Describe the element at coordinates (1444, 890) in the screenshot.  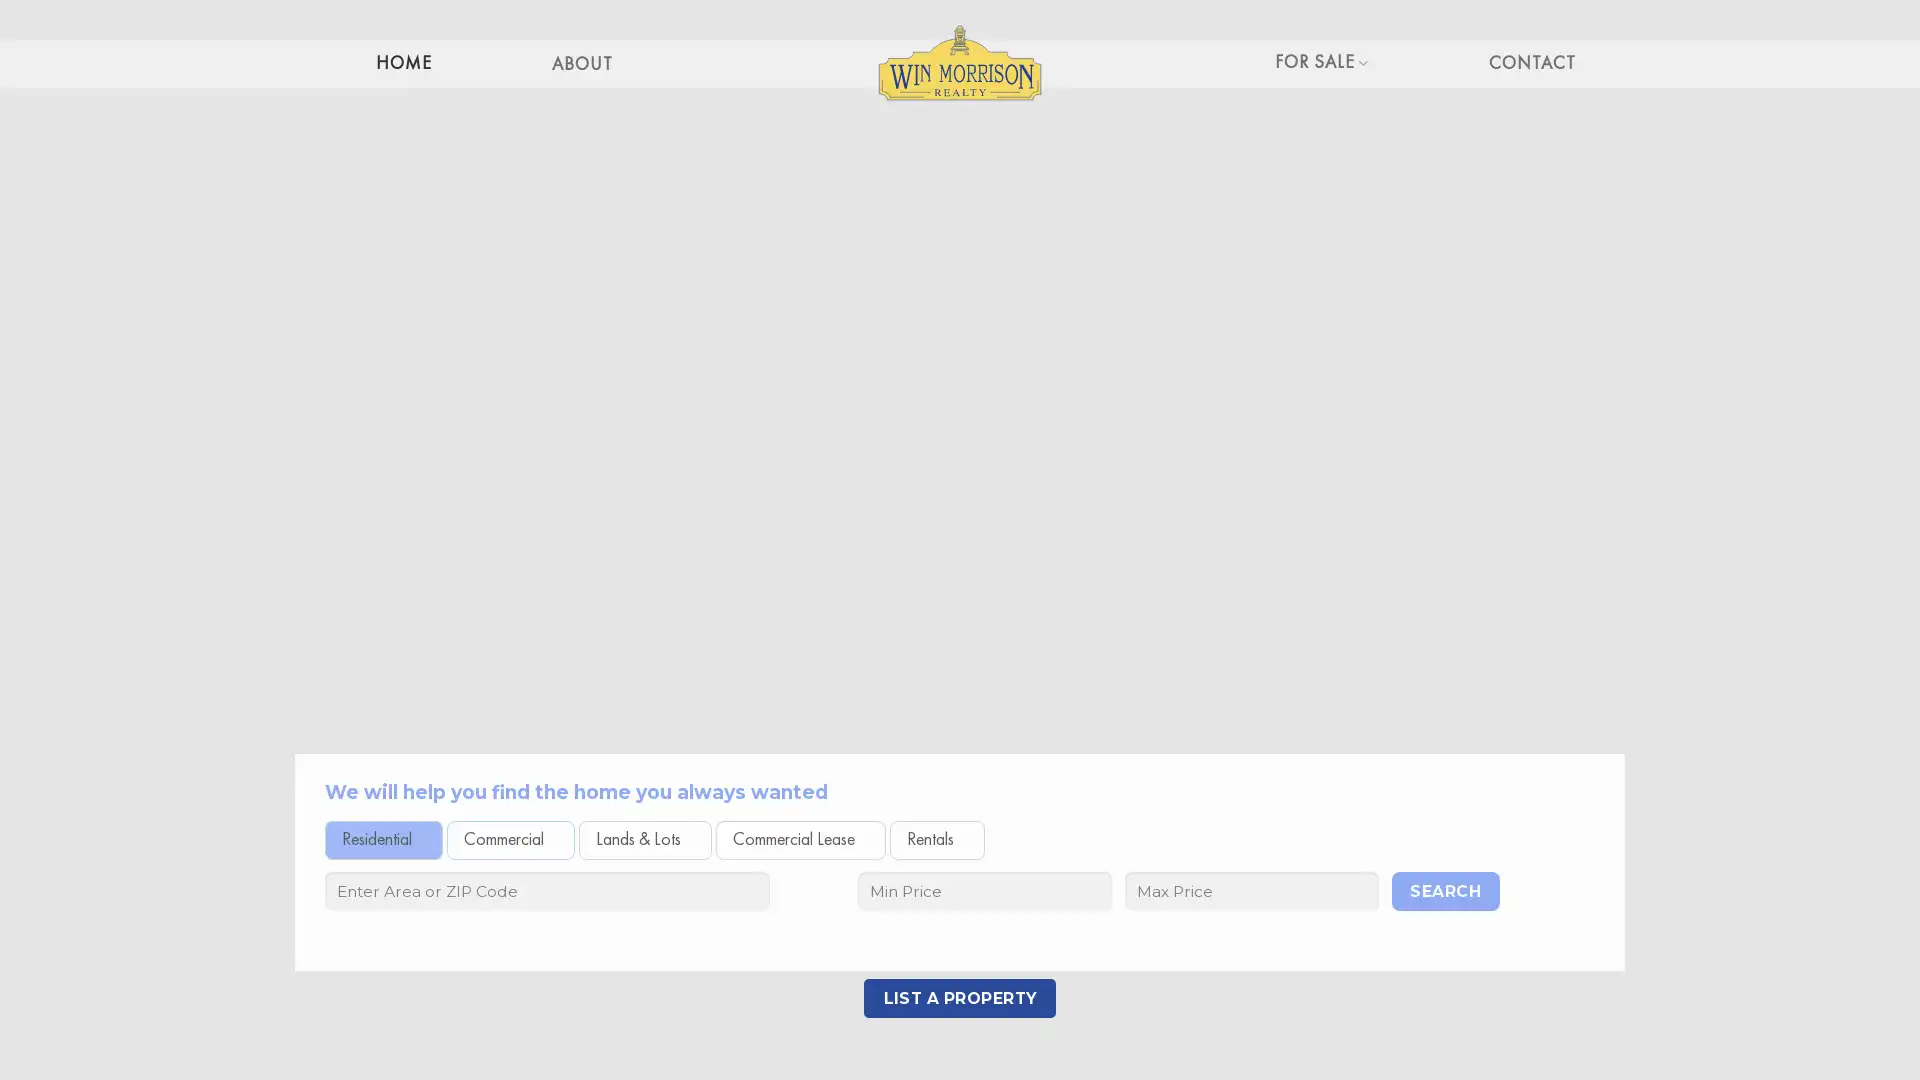
I see `Search` at that location.